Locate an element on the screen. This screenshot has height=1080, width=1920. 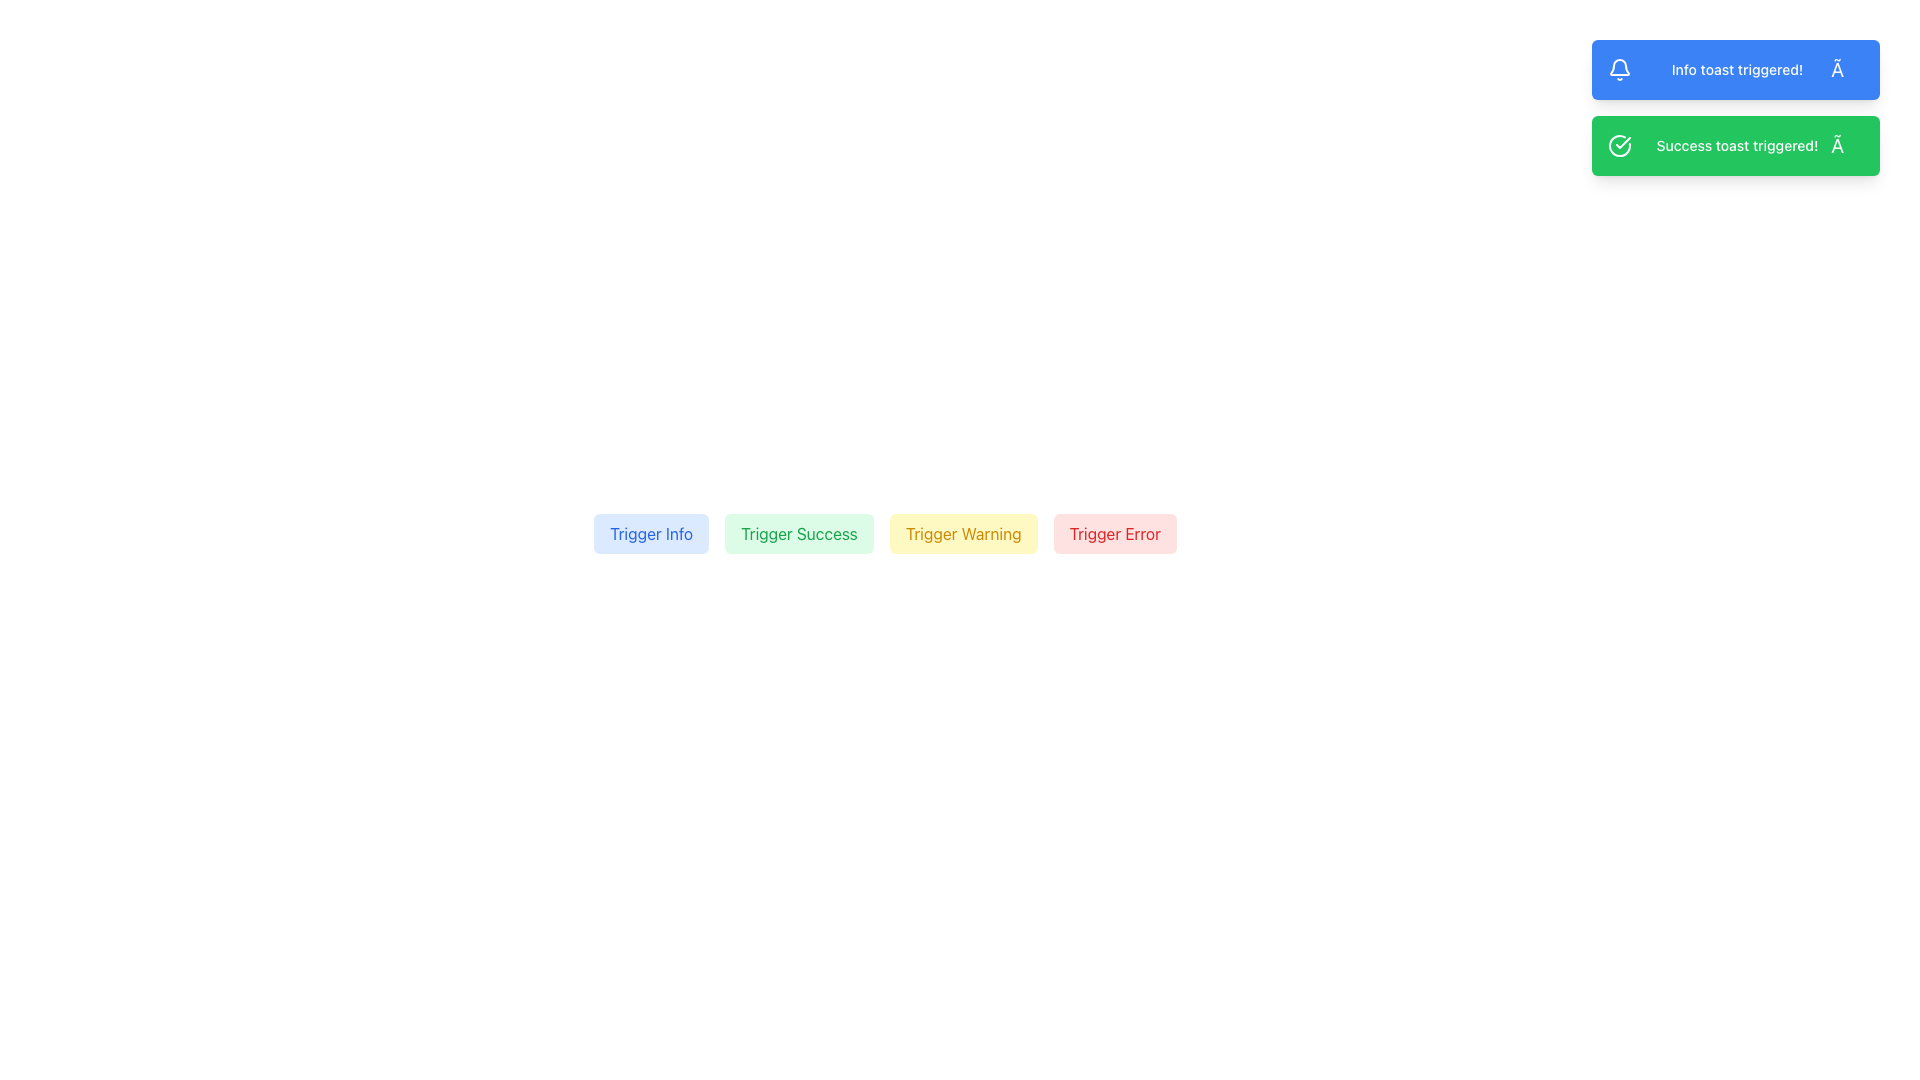
the warning button located between the 'Trigger Success' and 'Trigger Error' buttons is located at coordinates (884, 524).